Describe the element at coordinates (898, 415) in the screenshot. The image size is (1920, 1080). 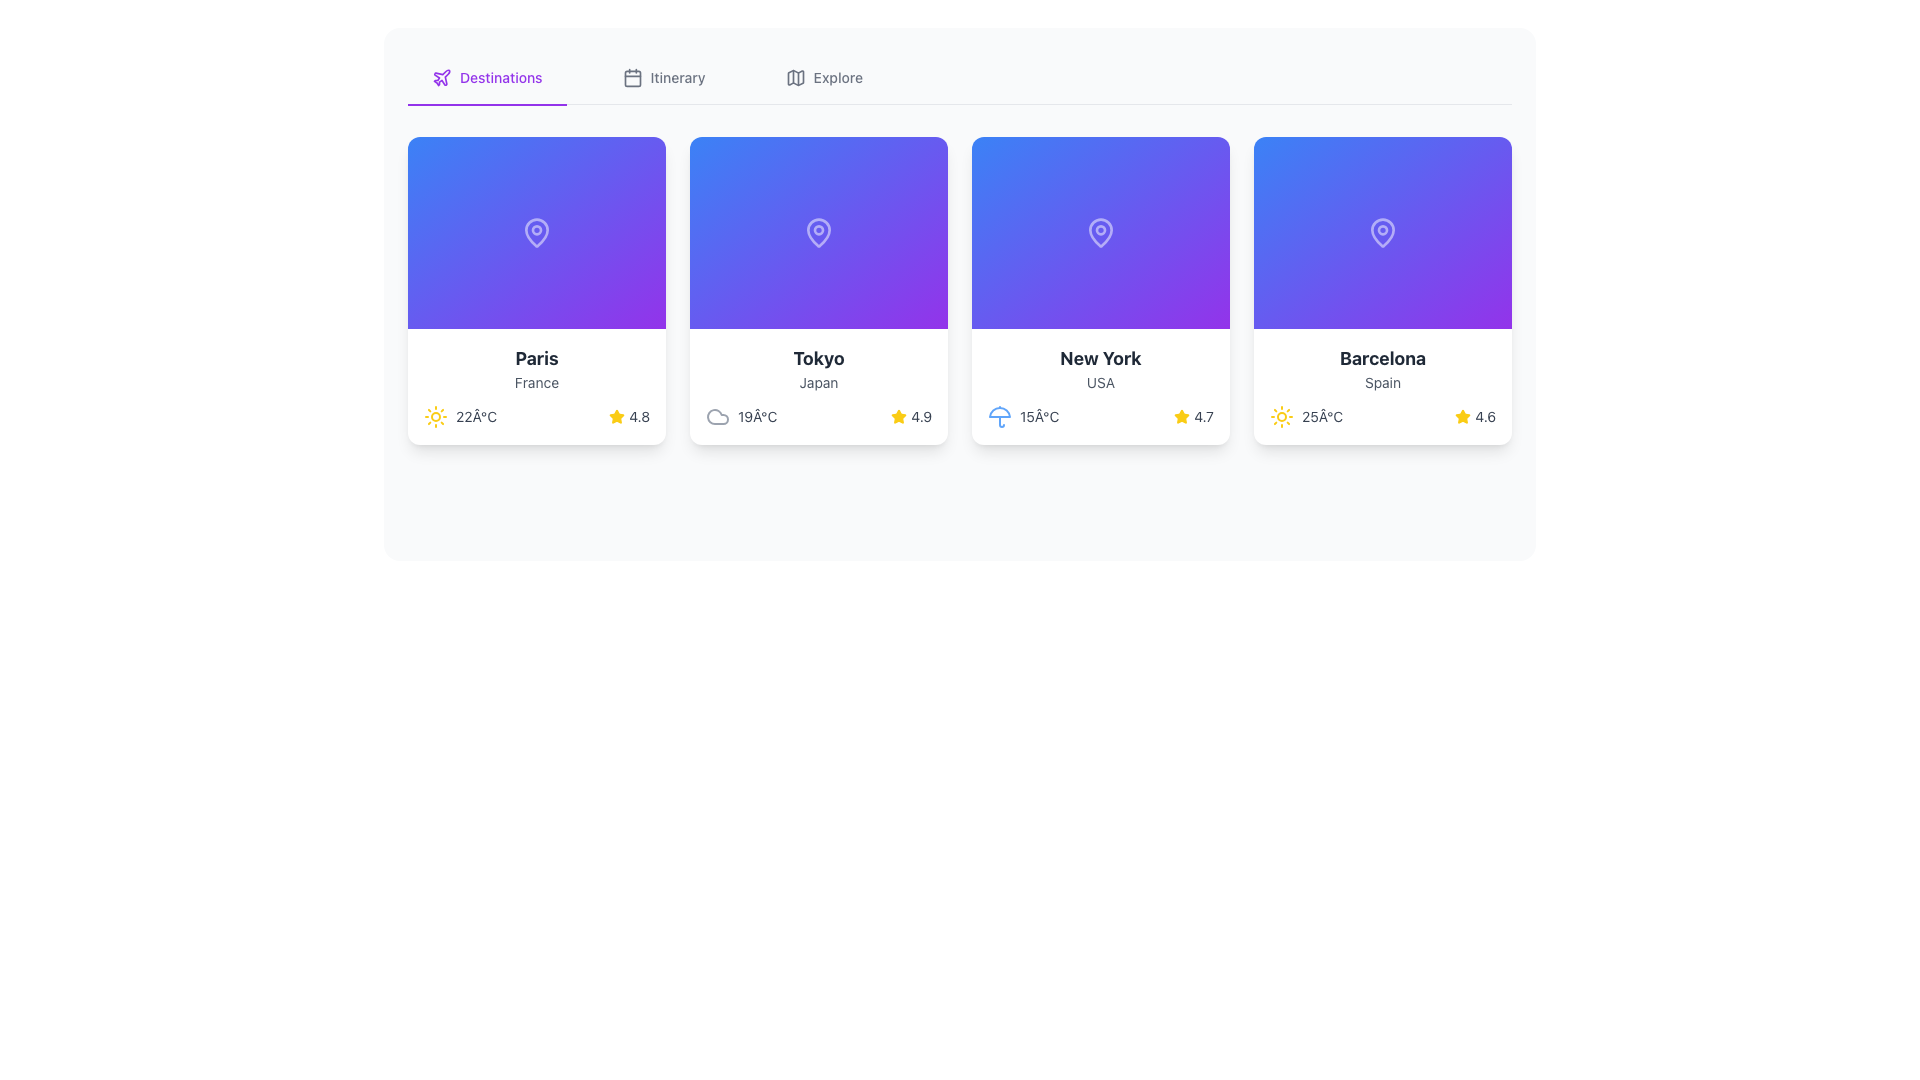
I see `the Rating star icon located at the bottom-right corner of the Tokyo card, adjacent to the rating number '4.9'` at that location.